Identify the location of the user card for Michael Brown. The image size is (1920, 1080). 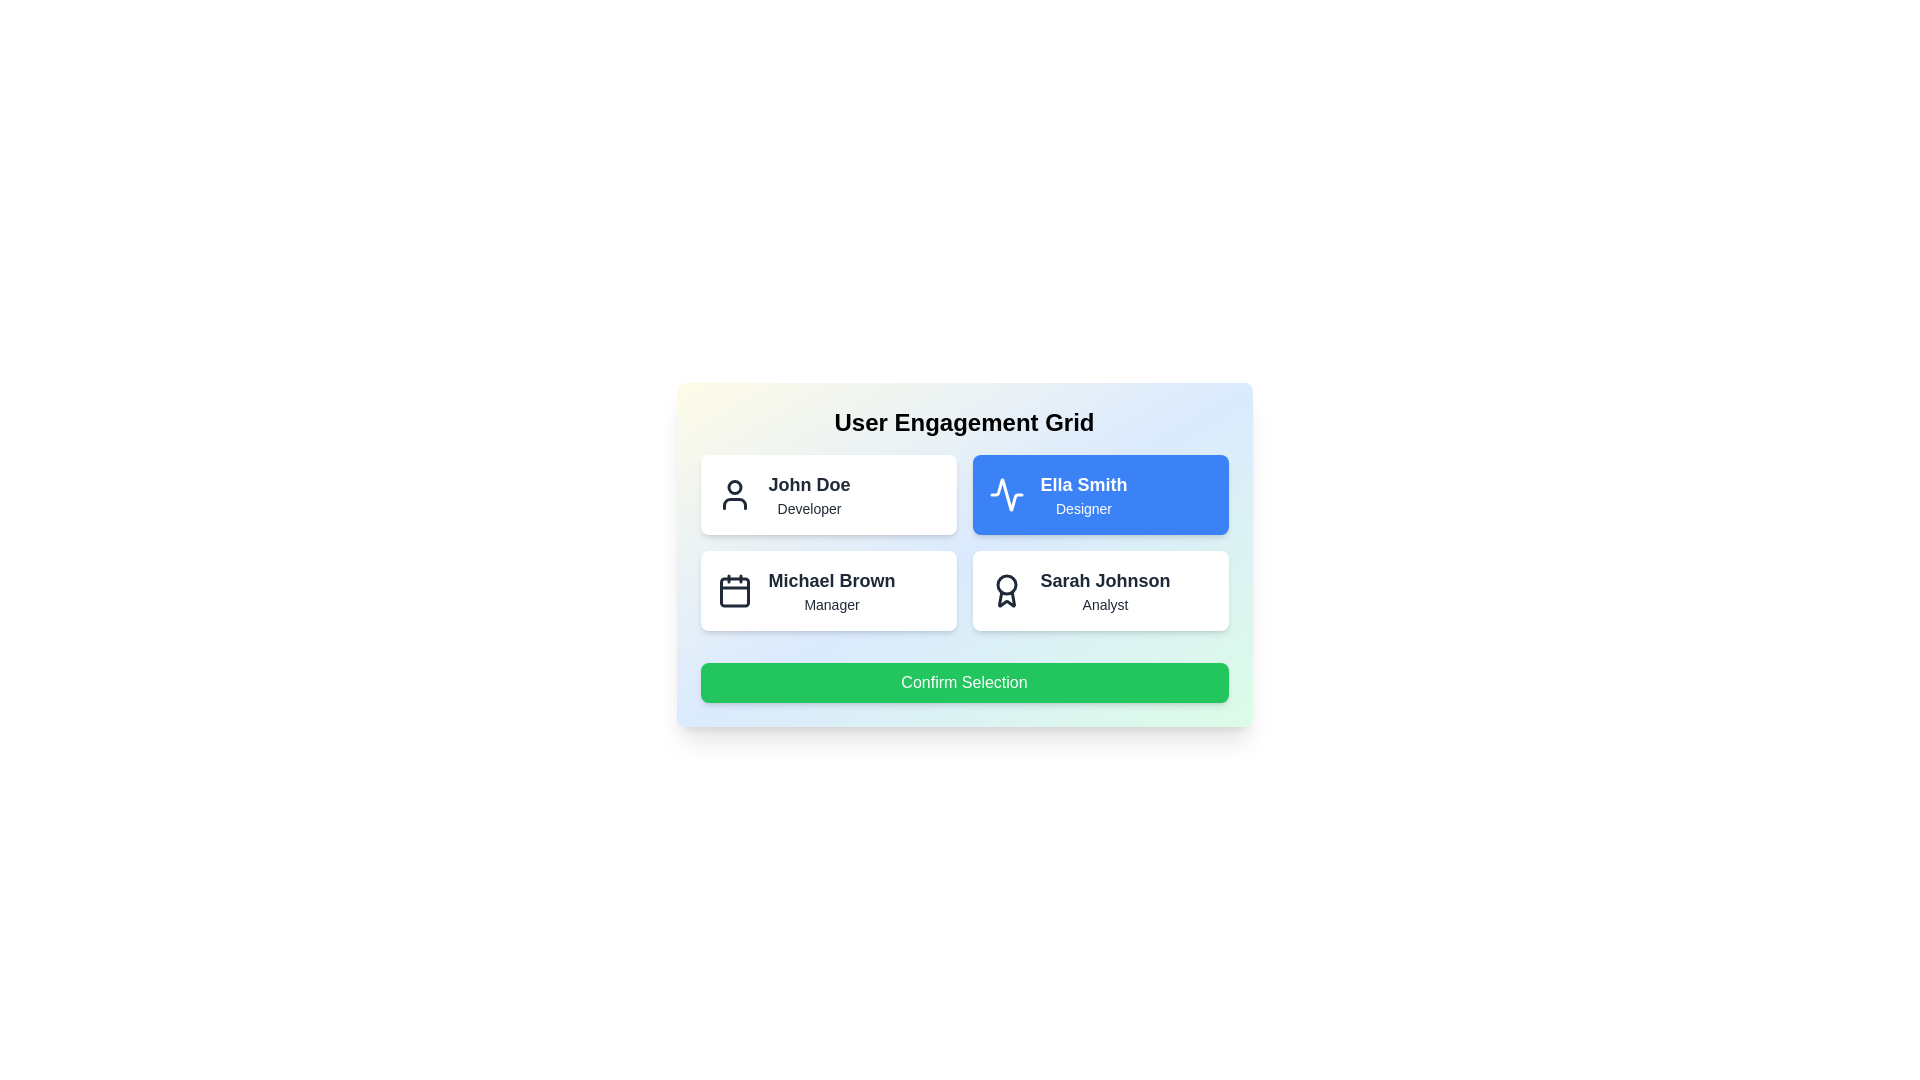
(828, 589).